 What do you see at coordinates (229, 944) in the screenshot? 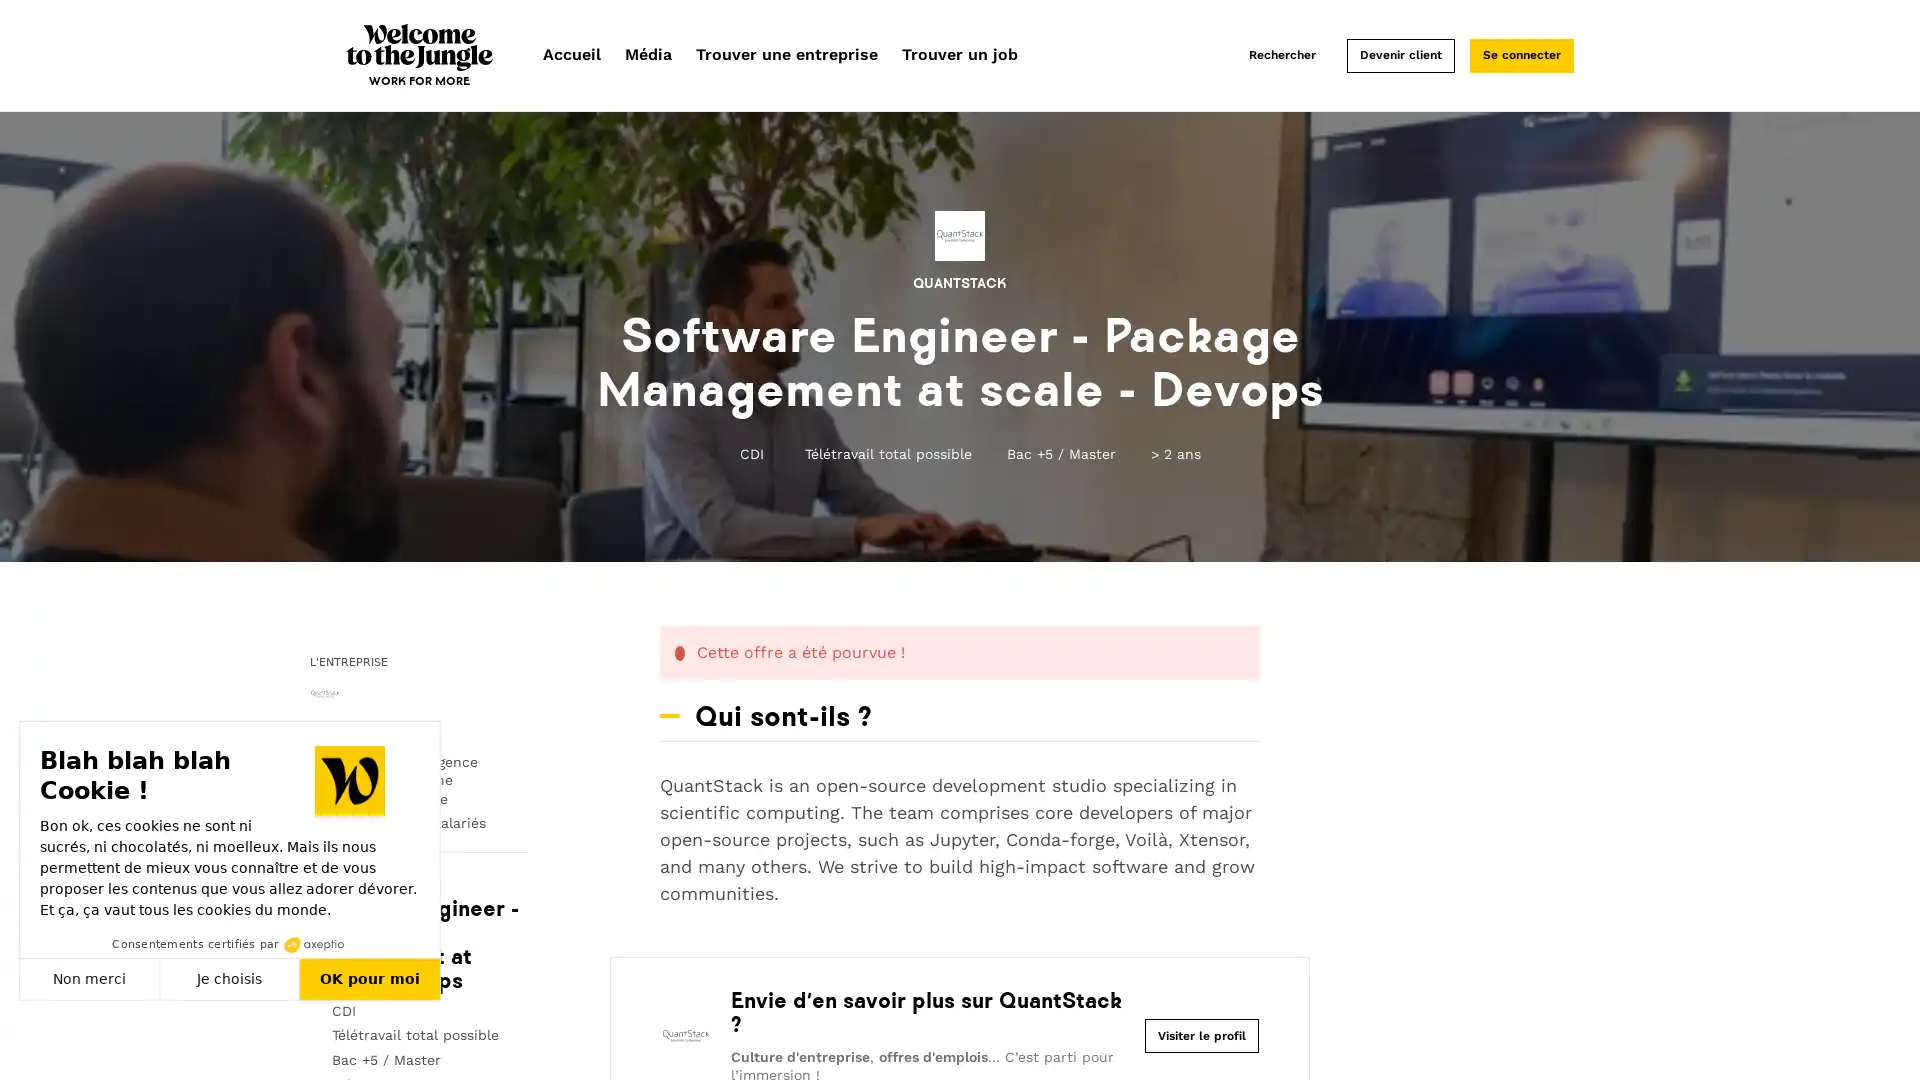
I see `Consentements certifies par` at bounding box center [229, 944].